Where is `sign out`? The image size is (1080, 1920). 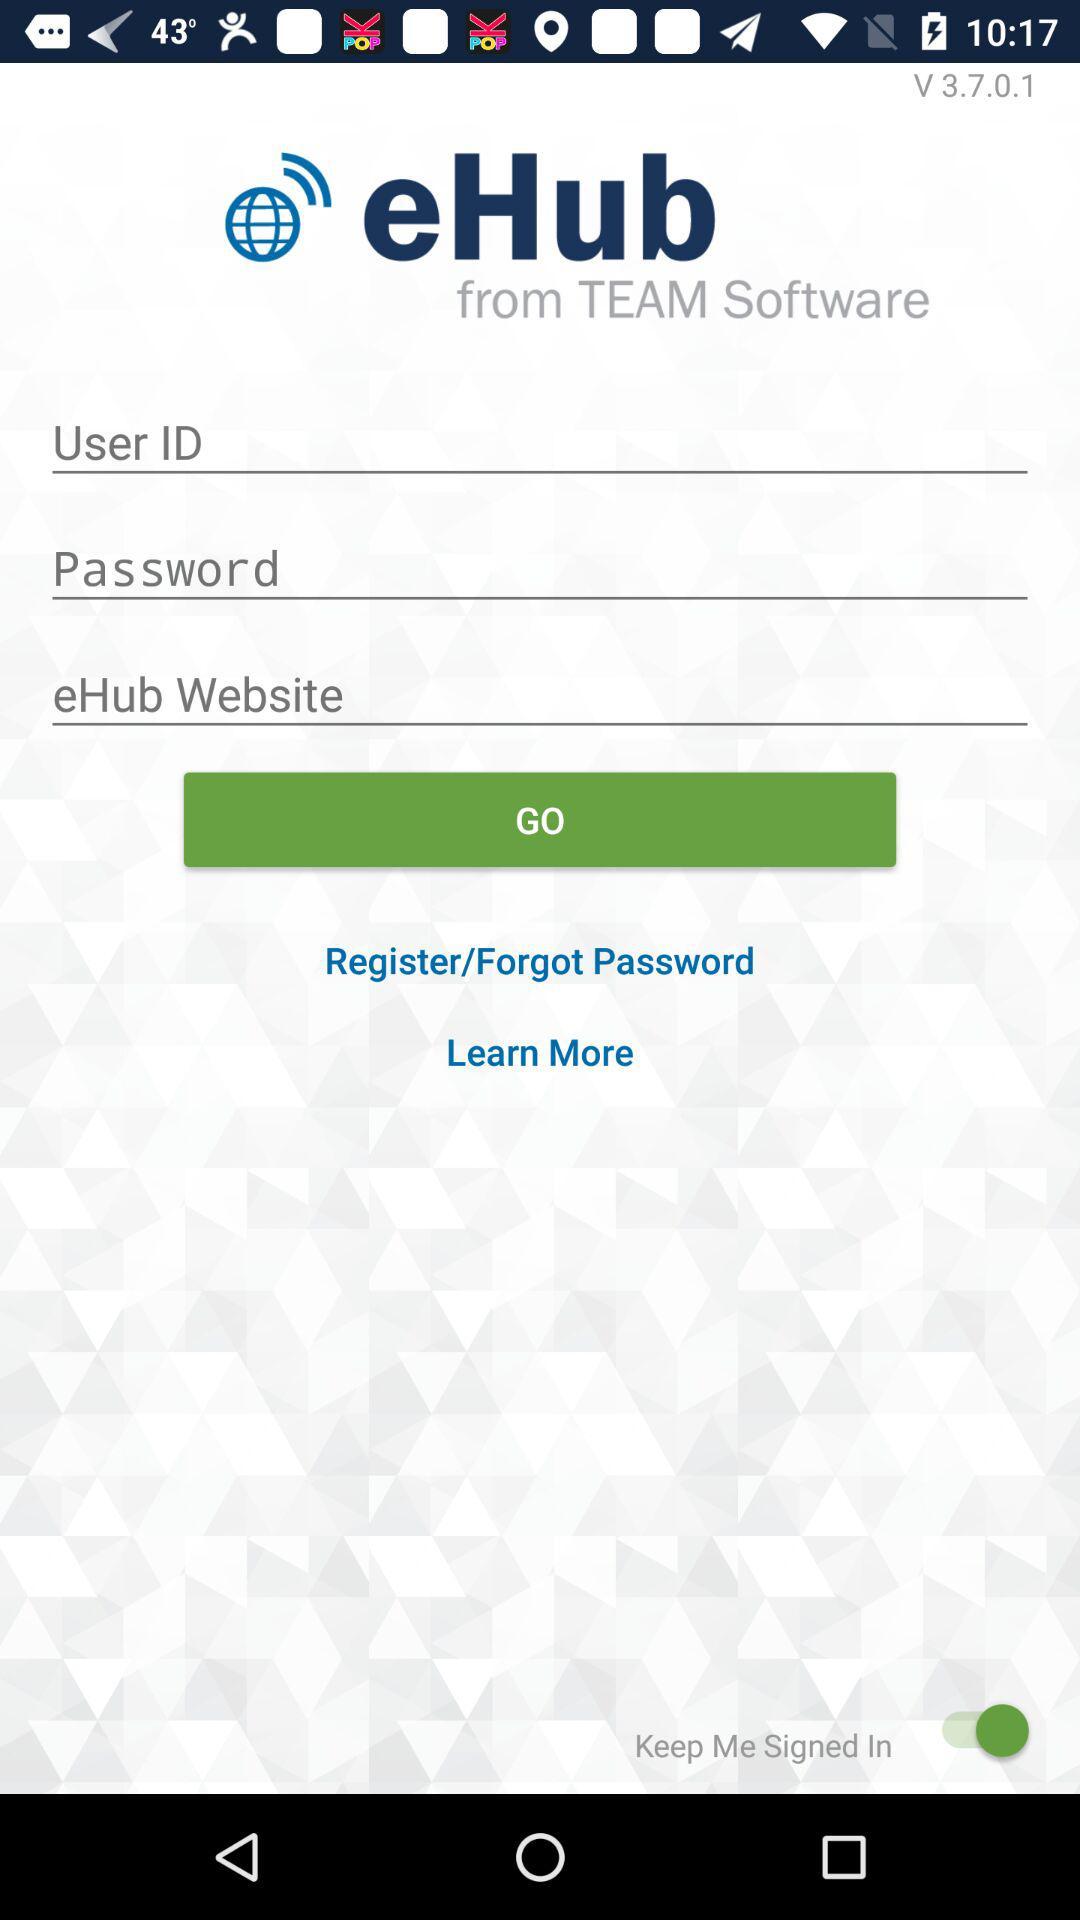
sign out is located at coordinates (974, 1729).